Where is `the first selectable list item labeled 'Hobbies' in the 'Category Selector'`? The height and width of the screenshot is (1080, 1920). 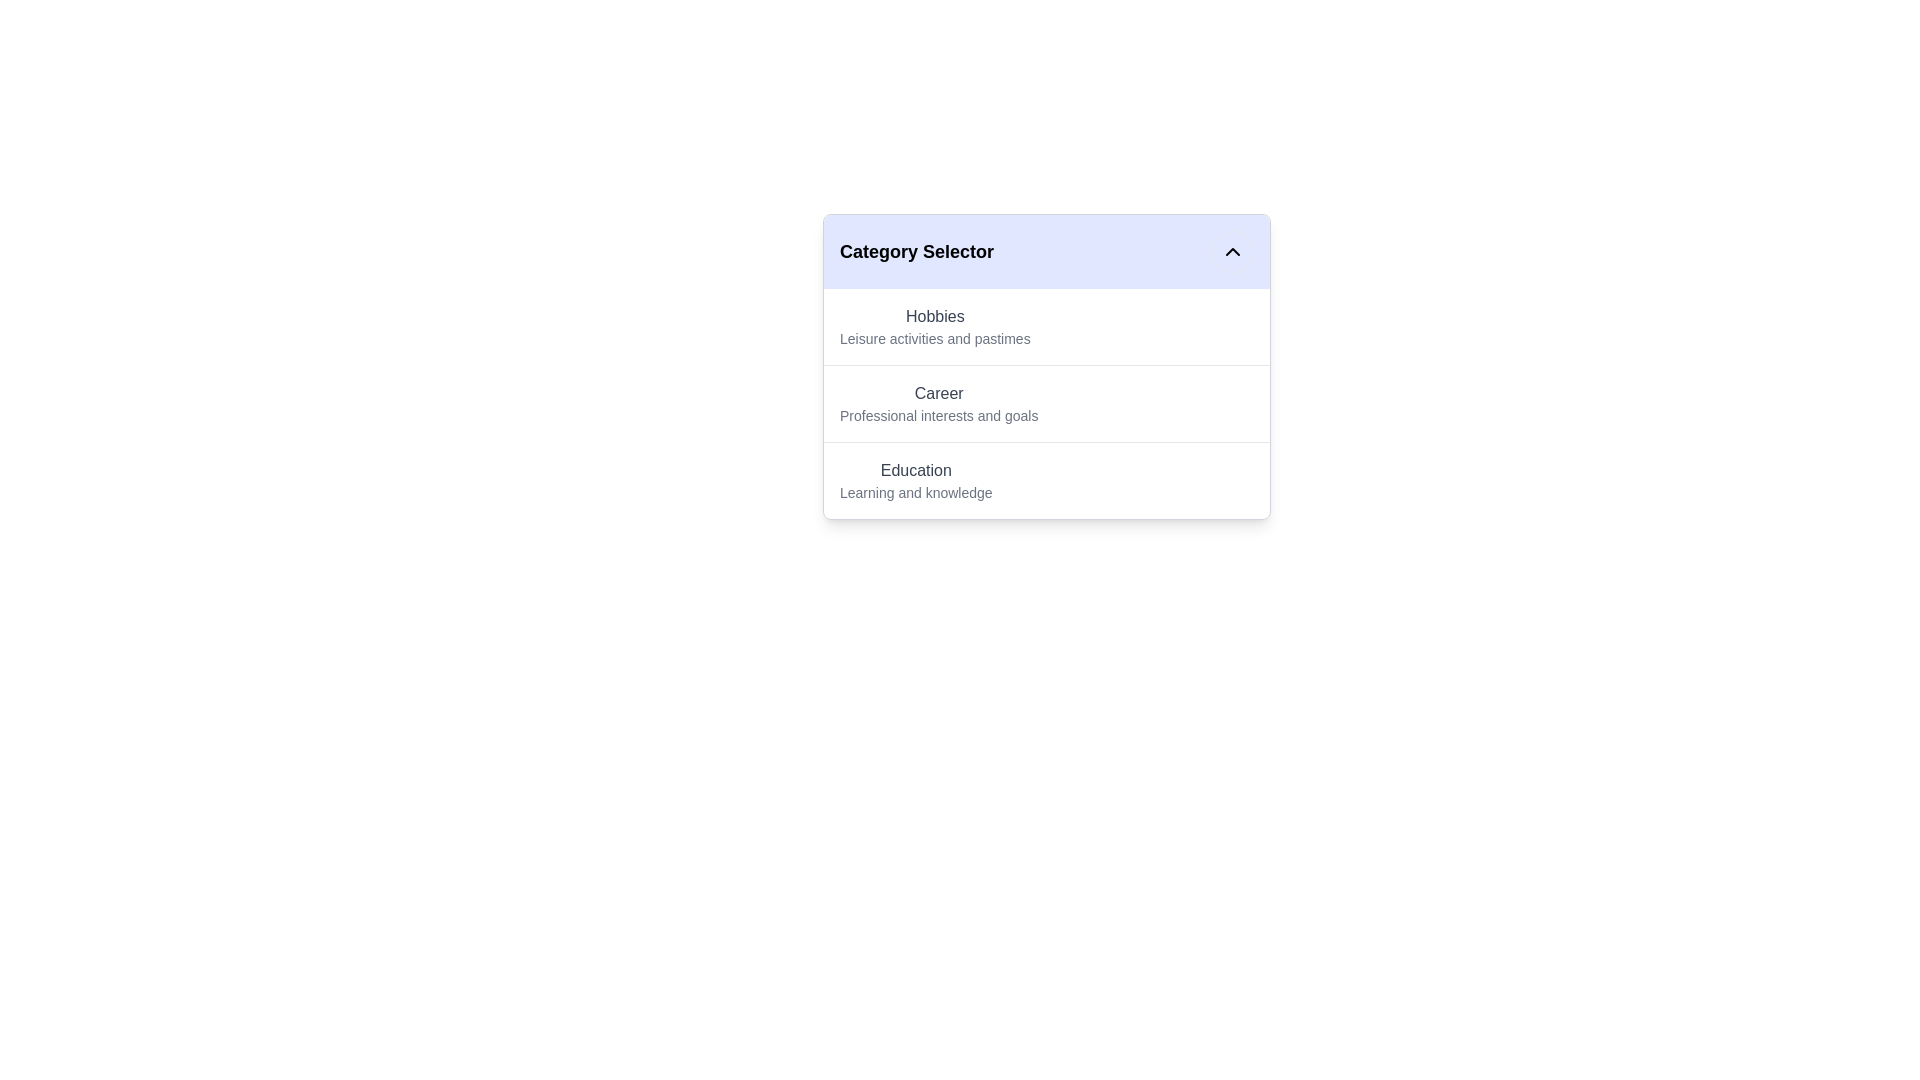 the first selectable list item labeled 'Hobbies' in the 'Category Selector' is located at coordinates (1045, 326).